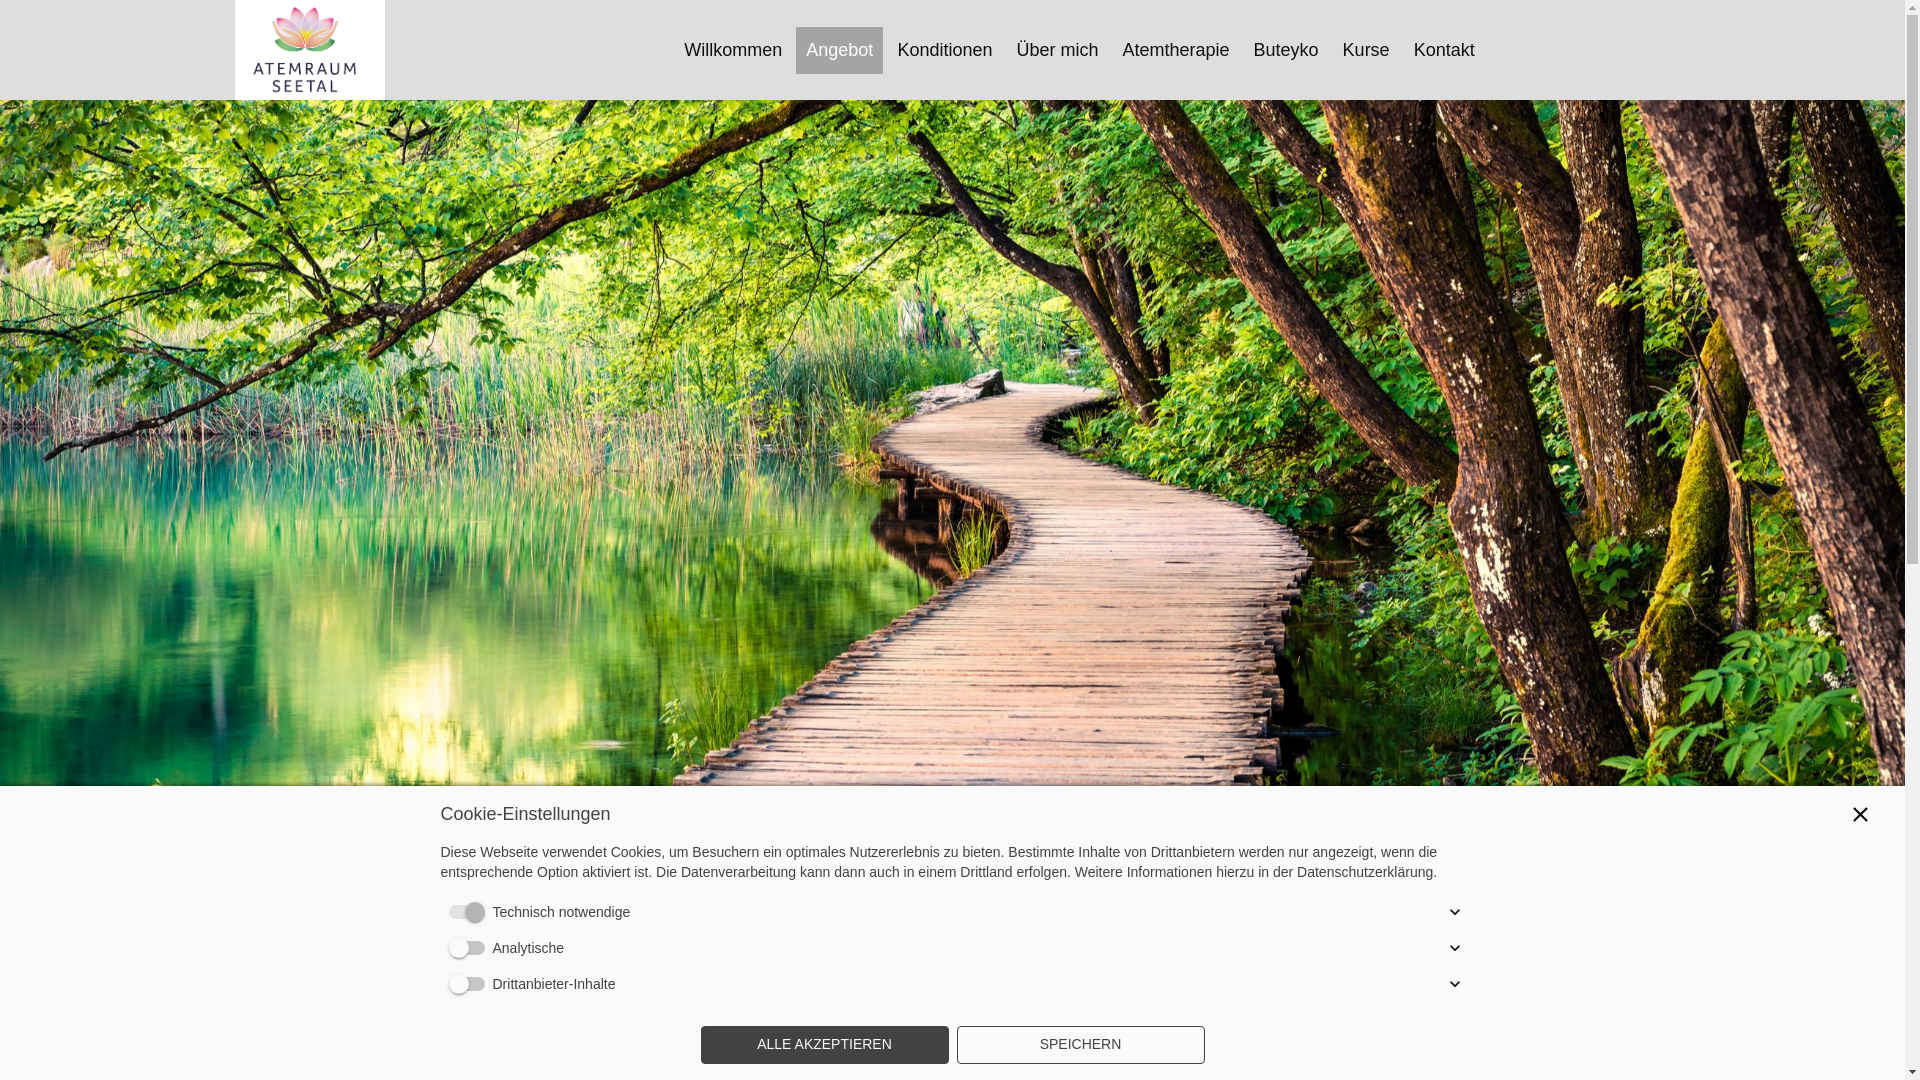 Image resolution: width=1920 pixels, height=1080 pixels. What do you see at coordinates (1079, 1044) in the screenshot?
I see `'SPEICHERN'` at bounding box center [1079, 1044].